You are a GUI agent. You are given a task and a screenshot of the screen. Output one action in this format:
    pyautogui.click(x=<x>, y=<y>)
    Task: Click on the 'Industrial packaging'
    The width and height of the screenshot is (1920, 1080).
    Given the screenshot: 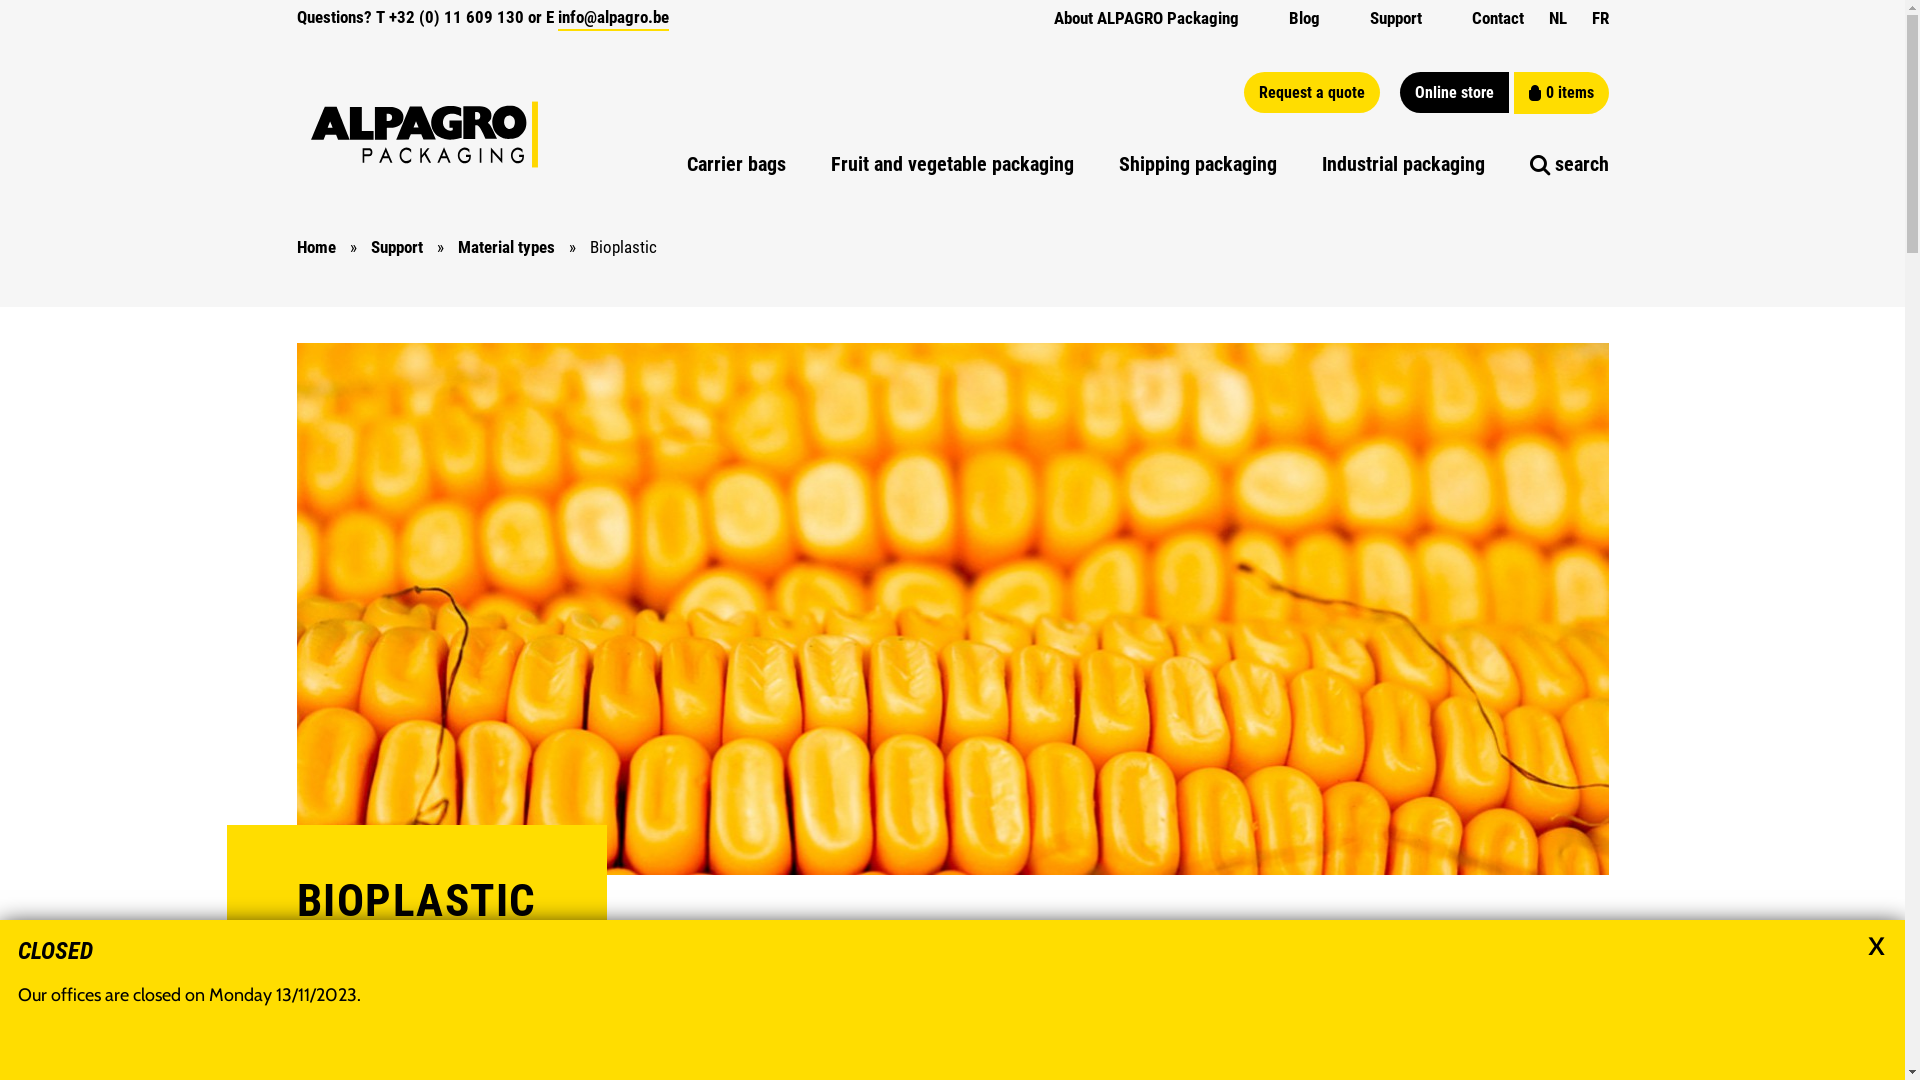 What is the action you would take?
    pyautogui.click(x=1321, y=163)
    